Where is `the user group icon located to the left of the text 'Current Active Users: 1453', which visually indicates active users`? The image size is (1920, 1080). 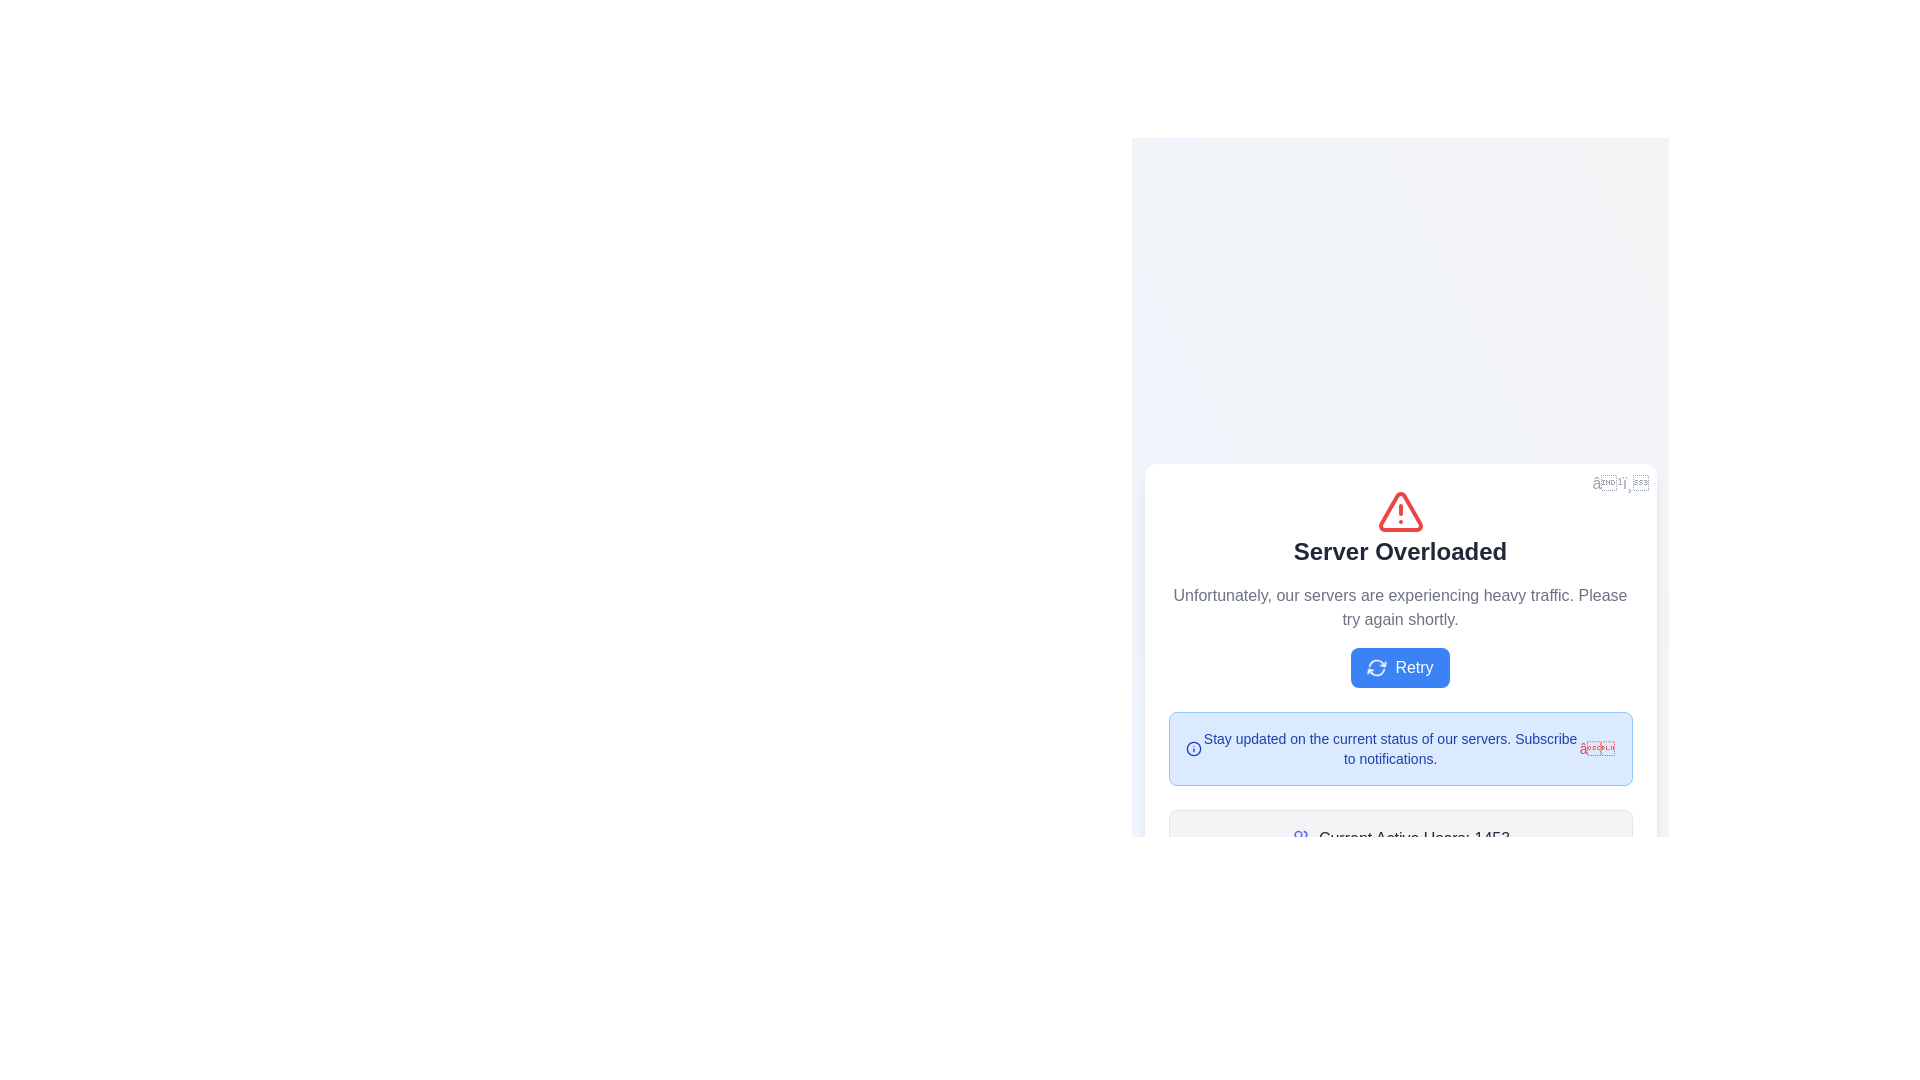 the user group icon located to the left of the text 'Current Active Users: 1453', which visually indicates active users is located at coordinates (1300, 839).